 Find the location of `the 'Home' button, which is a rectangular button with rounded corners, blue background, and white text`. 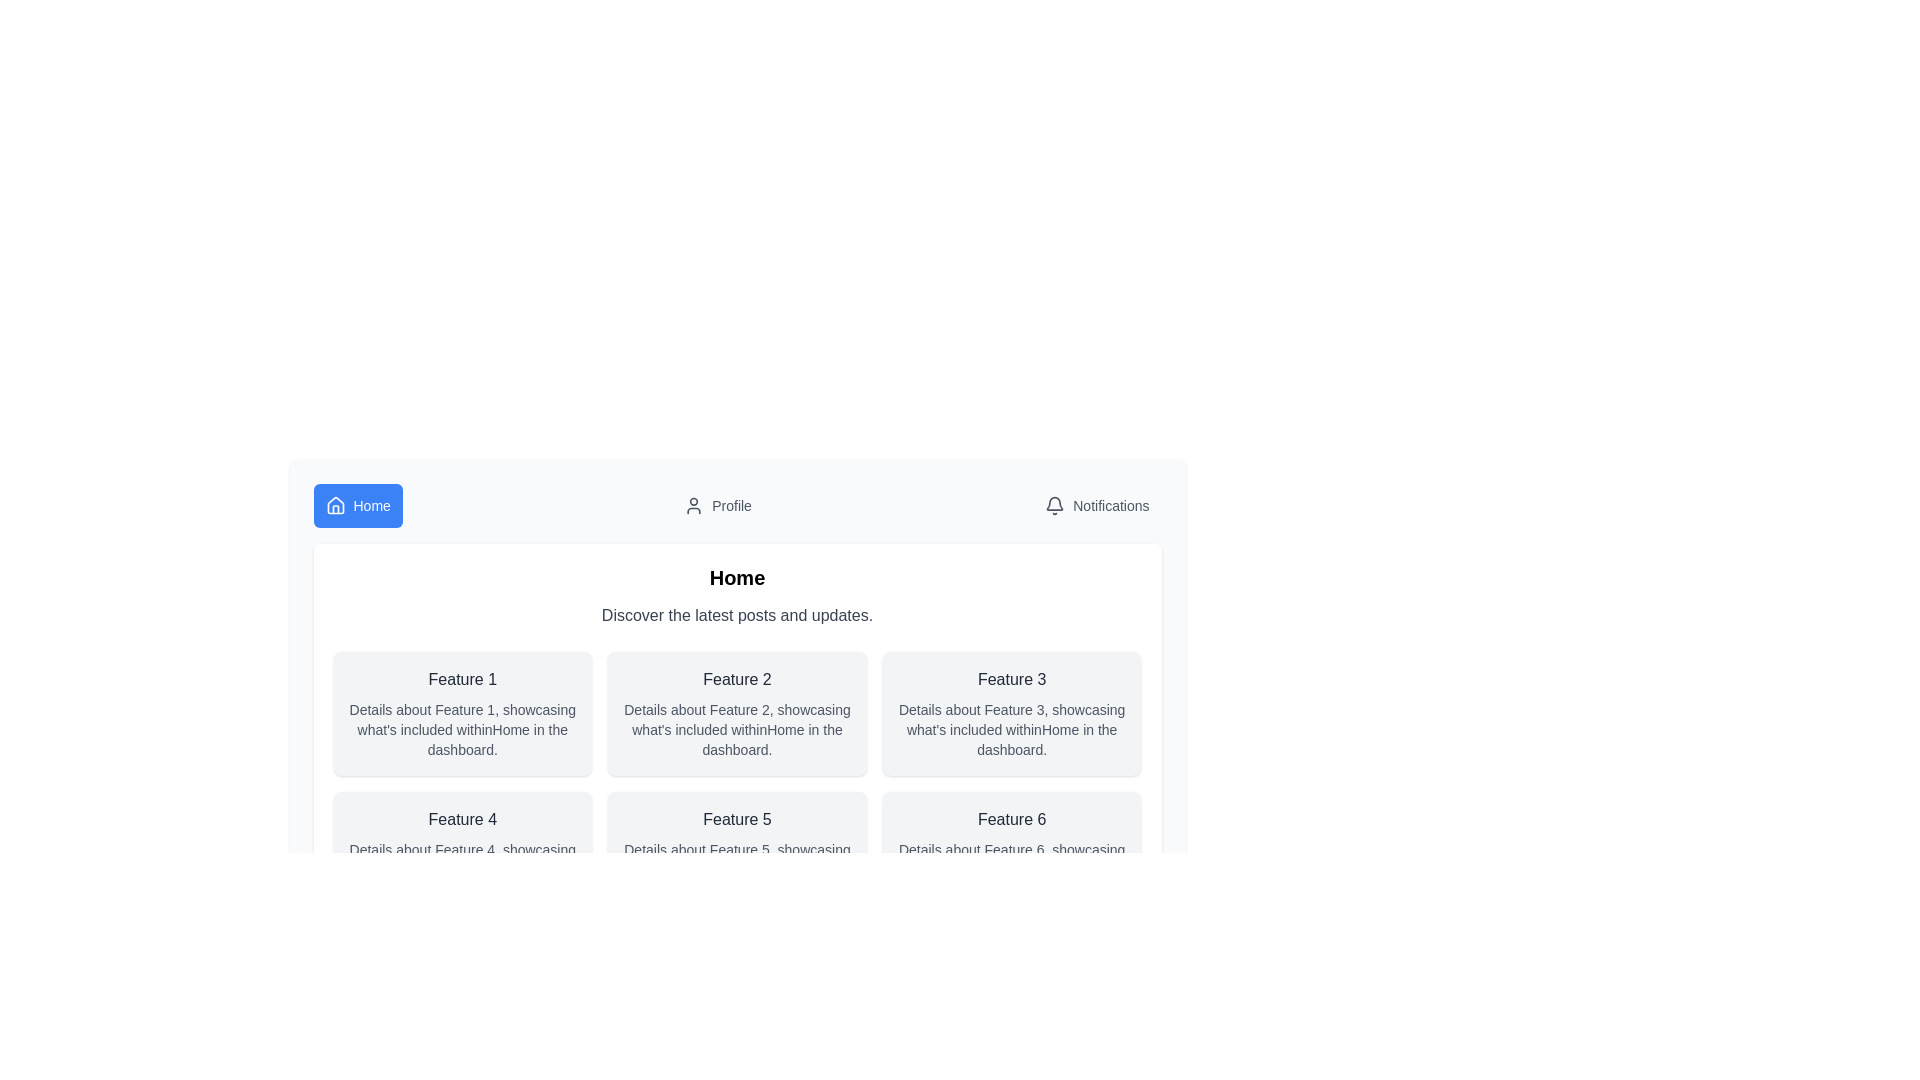

the 'Home' button, which is a rectangular button with rounded corners, blue background, and white text is located at coordinates (358, 504).